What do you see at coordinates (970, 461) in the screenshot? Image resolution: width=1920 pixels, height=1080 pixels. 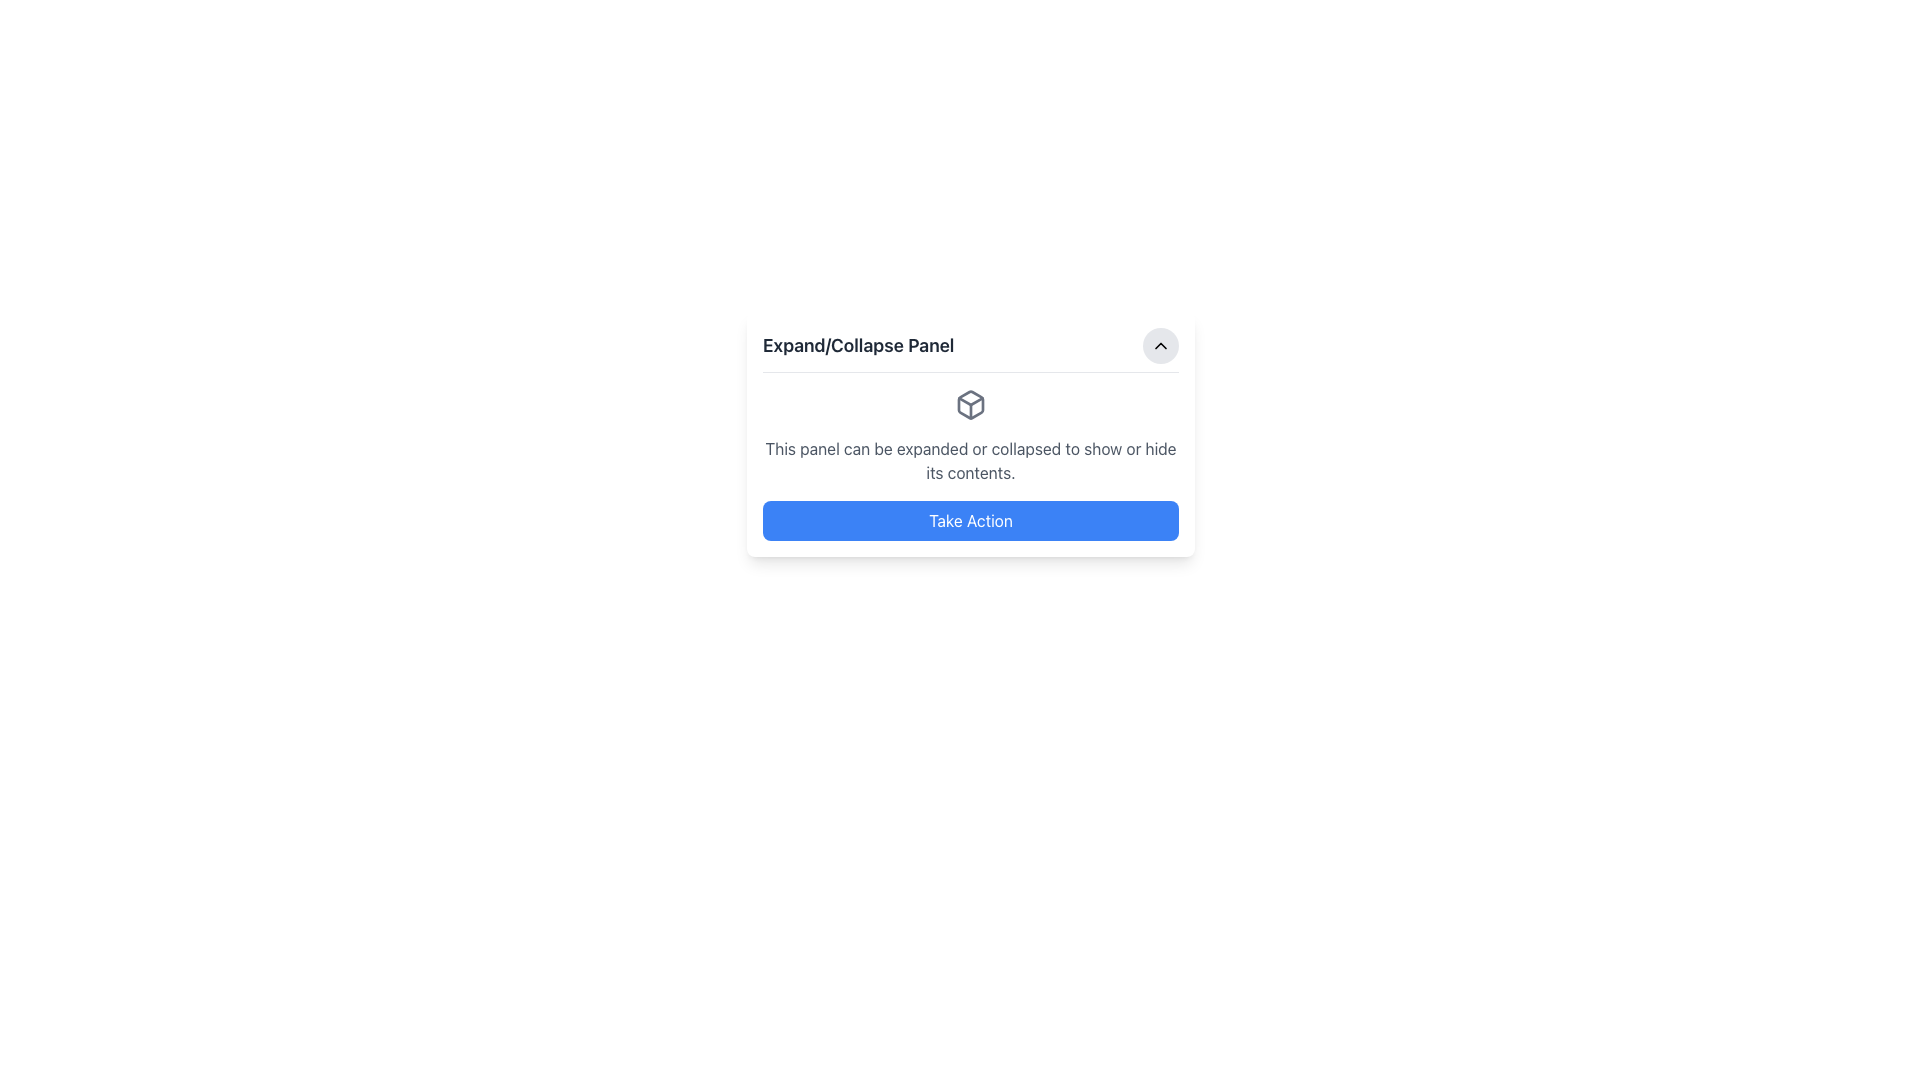 I see `the static text description that indicates the expandable and collapsible nature of the surrounding panel, located below the box-like icon and above the 'Take Action' button` at bounding box center [970, 461].